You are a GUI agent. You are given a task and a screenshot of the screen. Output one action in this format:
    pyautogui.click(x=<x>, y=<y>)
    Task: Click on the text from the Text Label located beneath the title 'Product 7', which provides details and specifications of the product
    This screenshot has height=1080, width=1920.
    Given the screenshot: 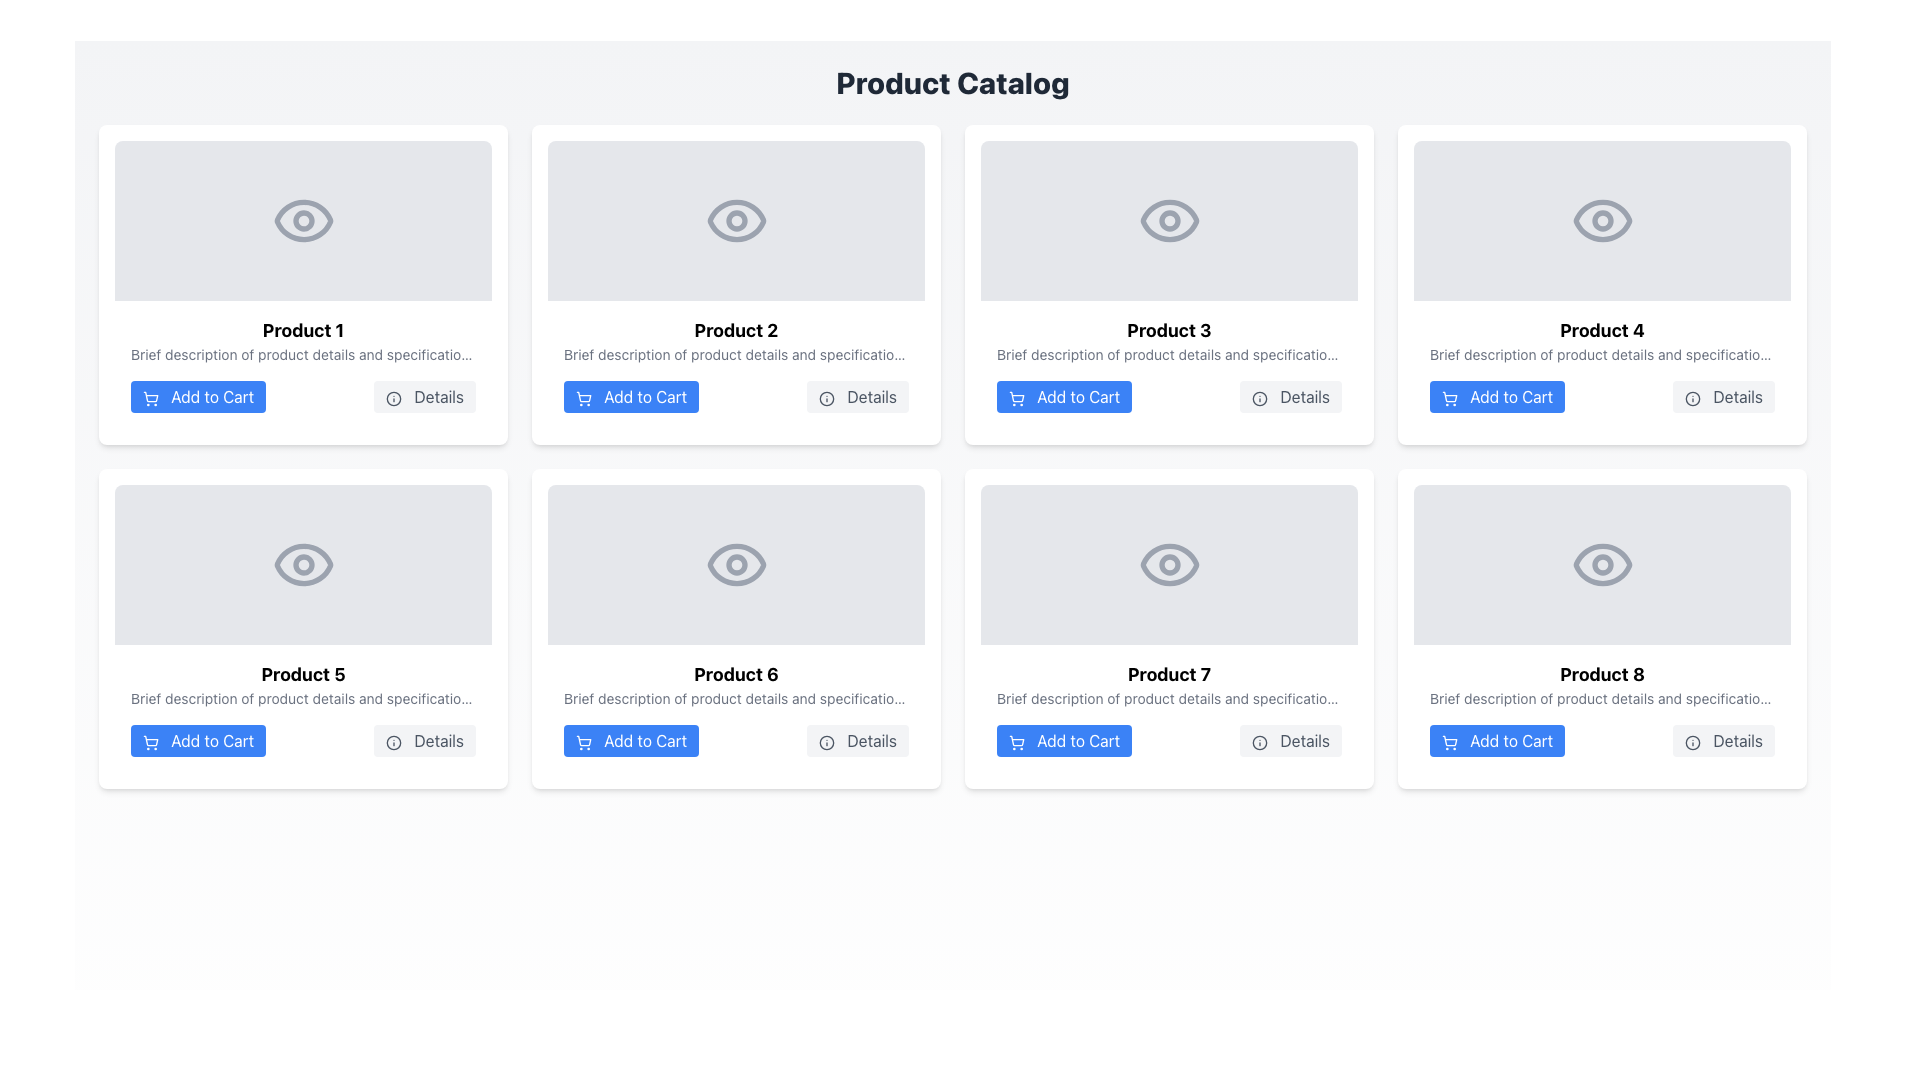 What is the action you would take?
    pyautogui.click(x=1169, y=697)
    